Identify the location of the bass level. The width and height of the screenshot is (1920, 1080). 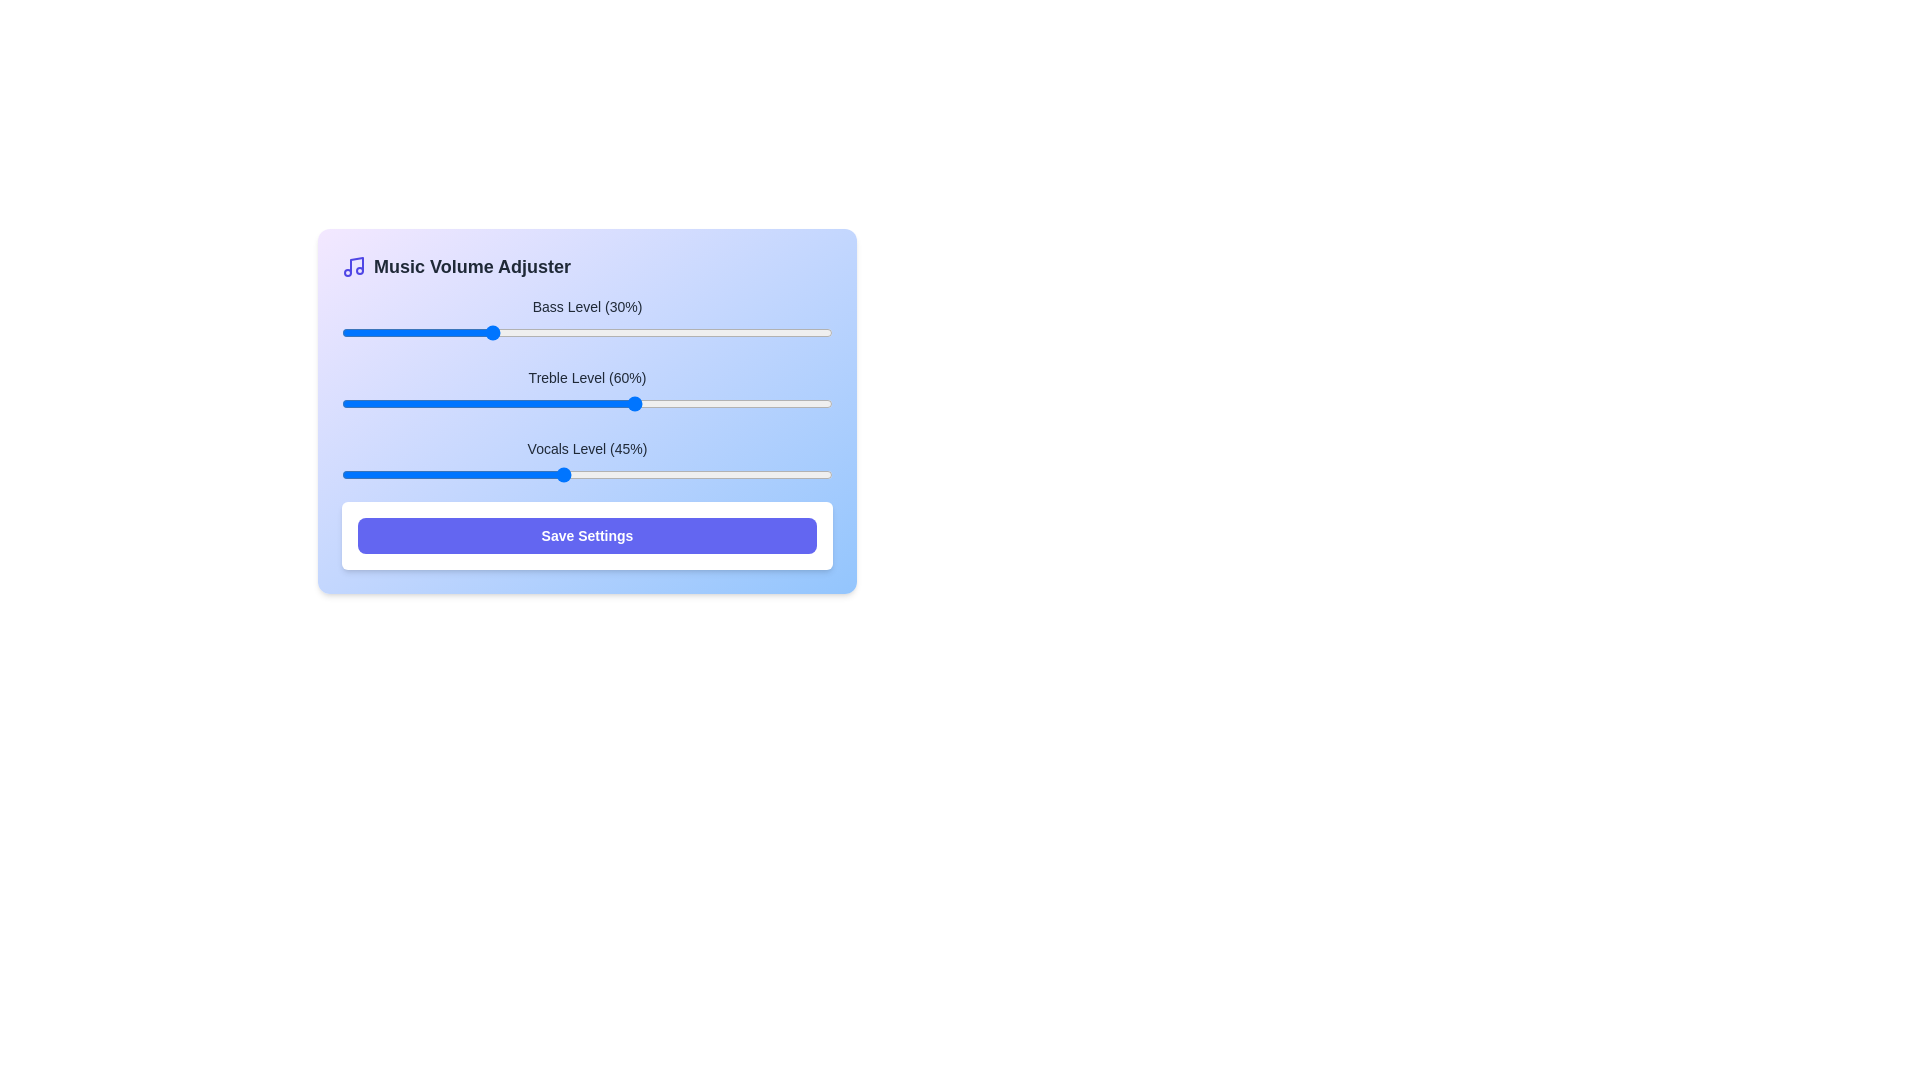
(763, 331).